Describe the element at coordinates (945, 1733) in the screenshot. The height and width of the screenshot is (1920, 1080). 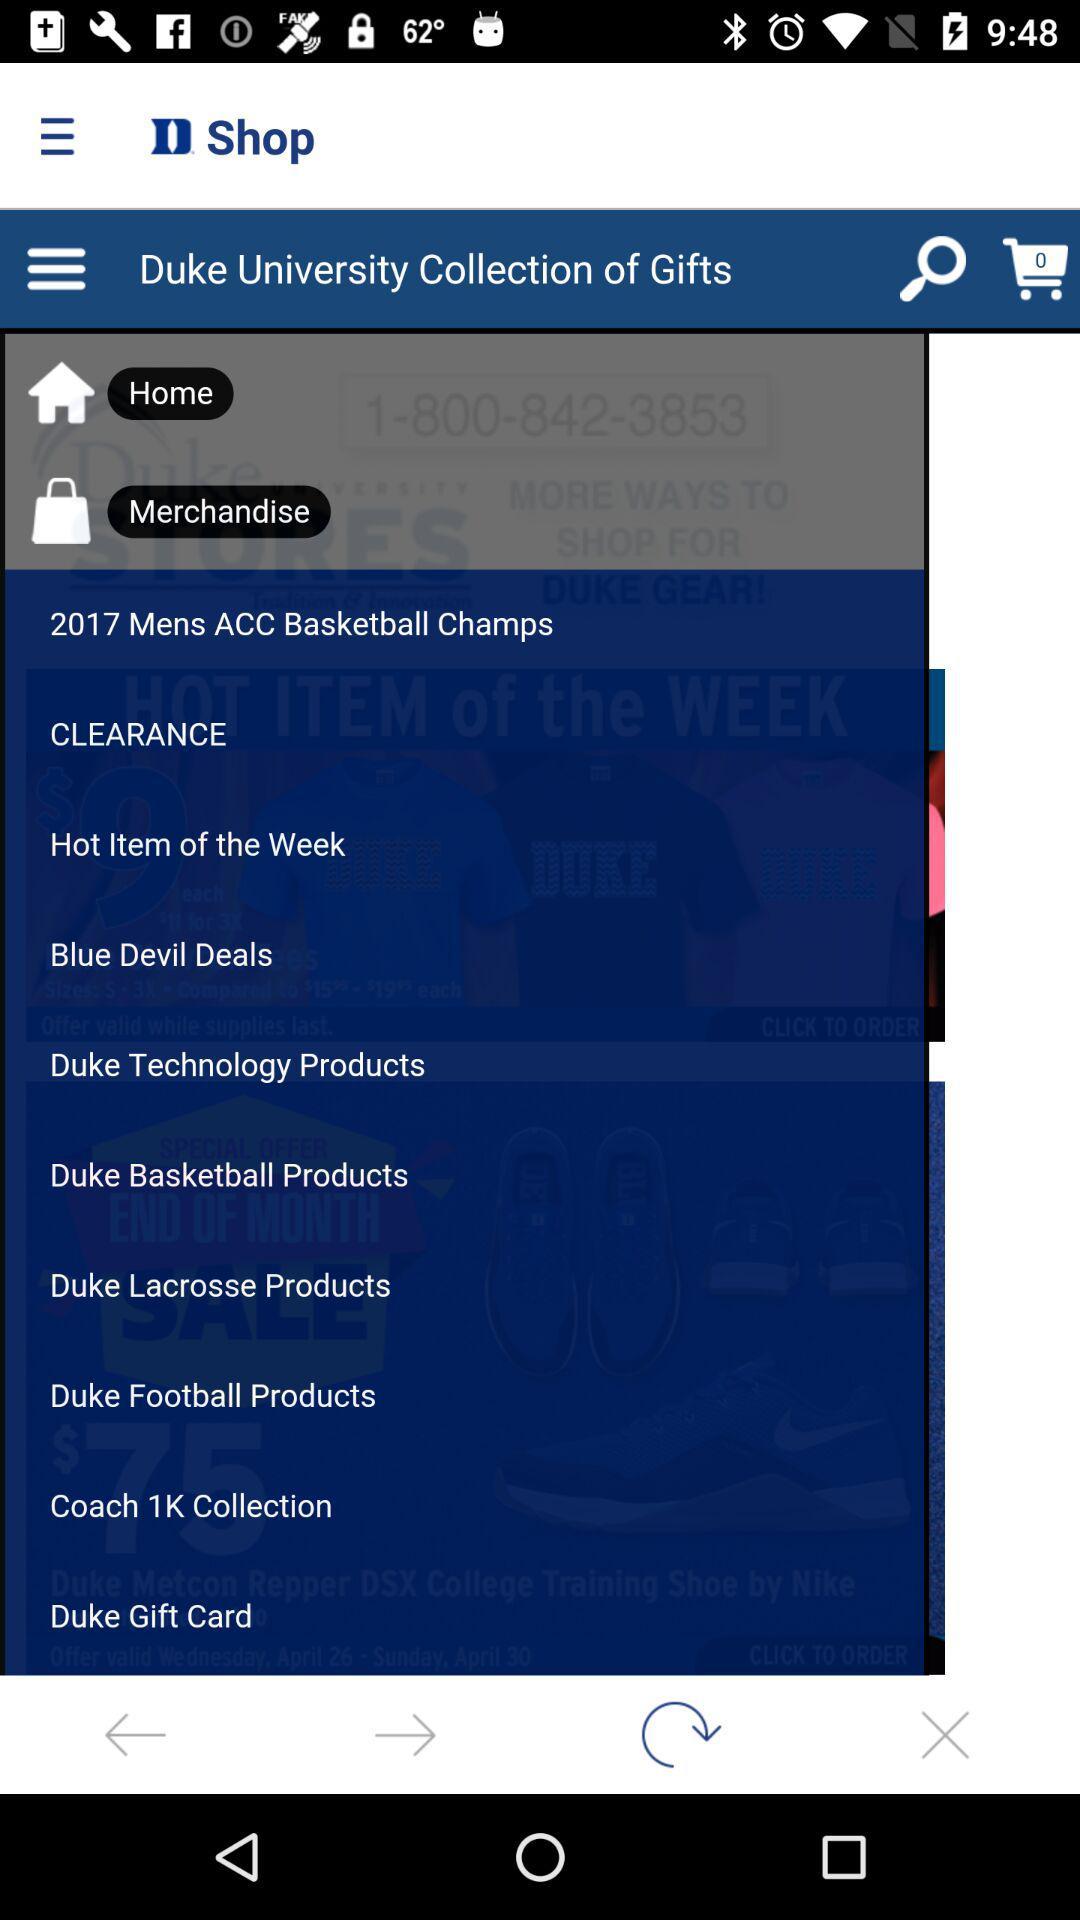
I see `window` at that location.